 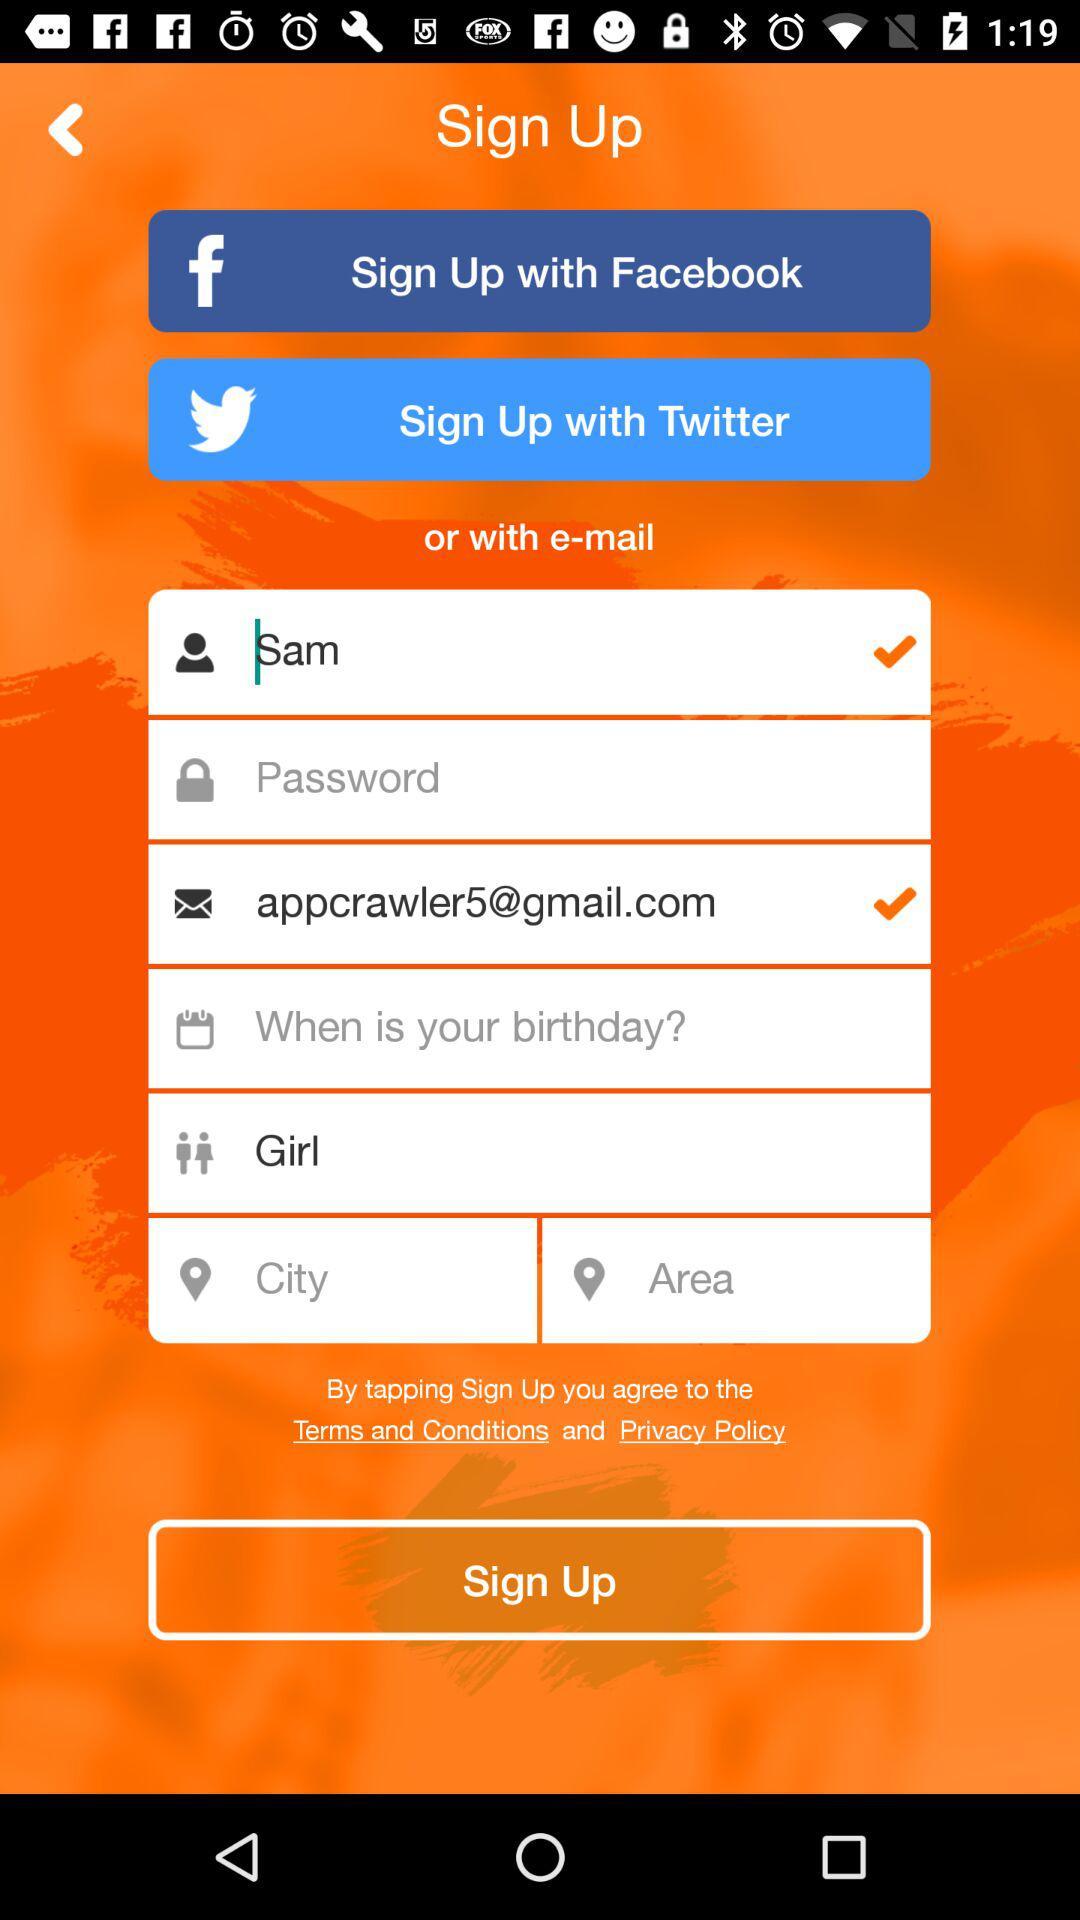 I want to click on input birthday, so click(x=550, y=1028).